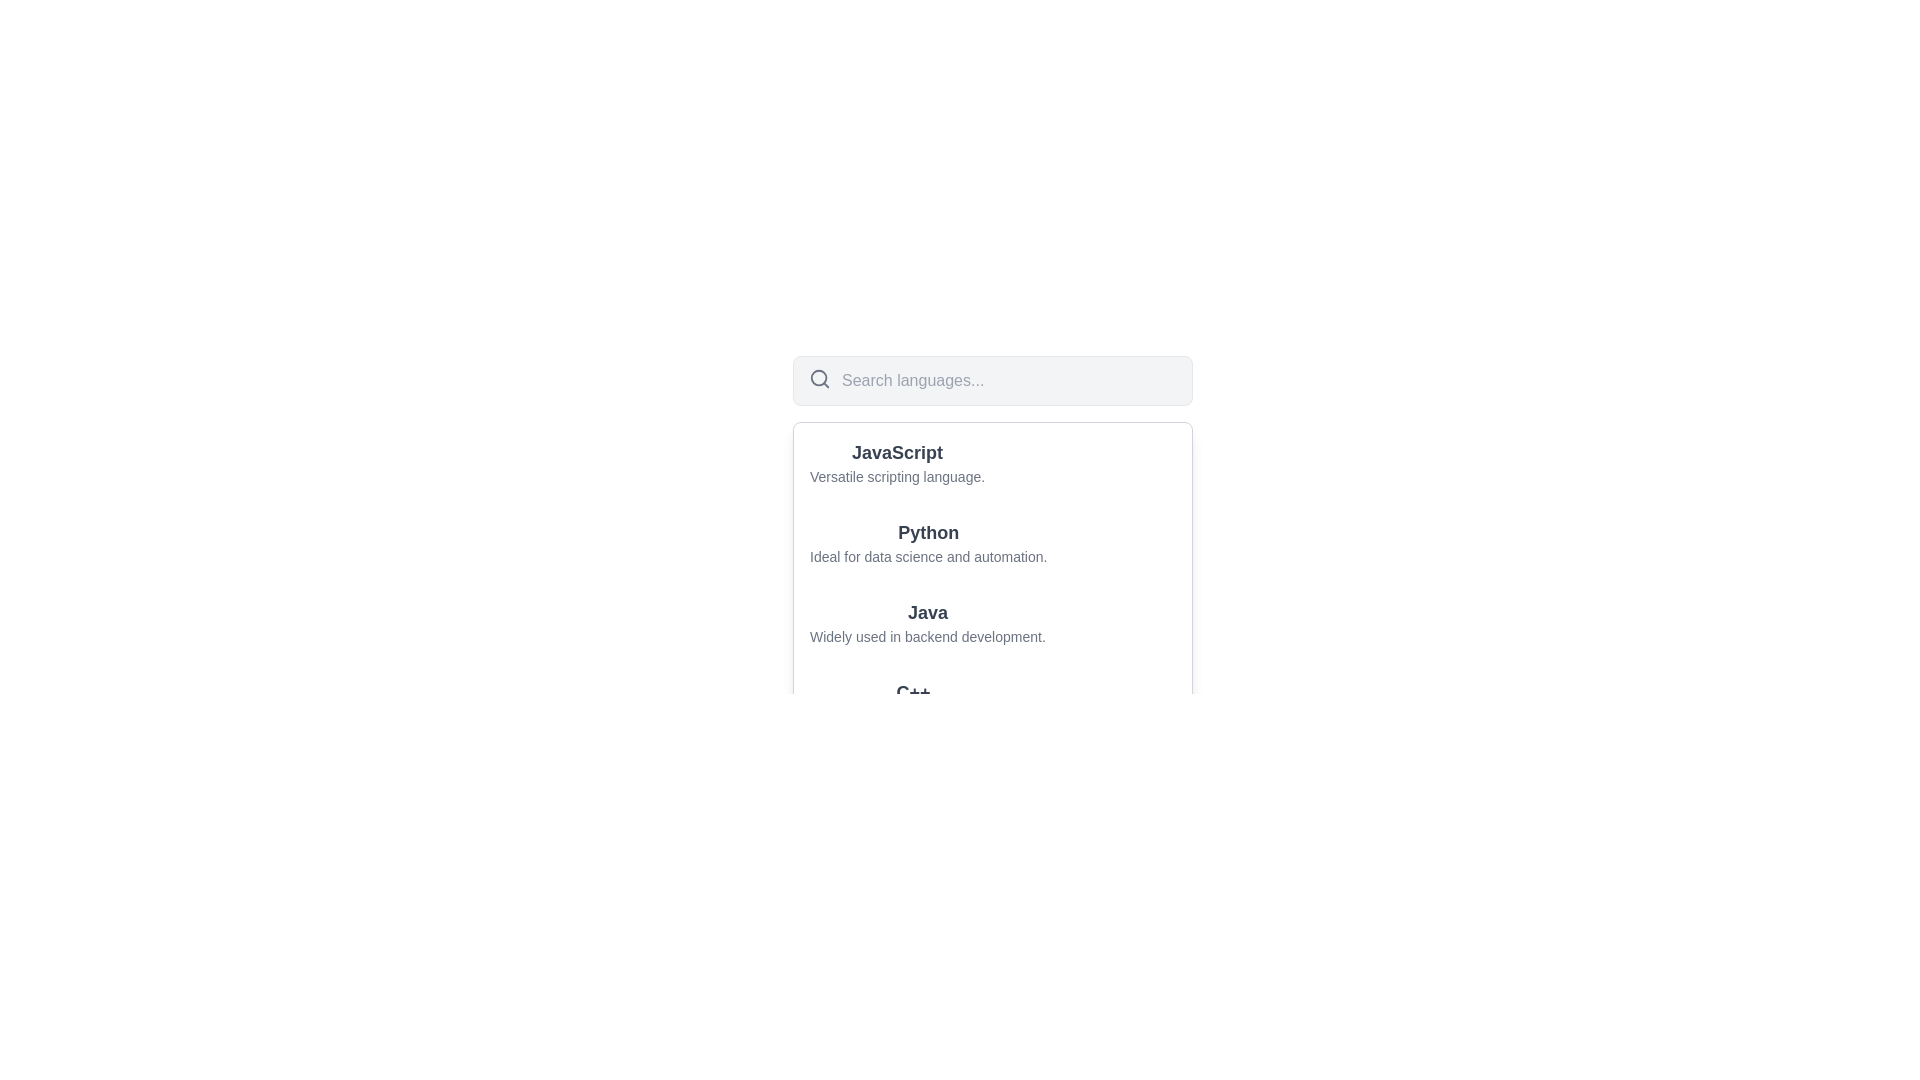 The width and height of the screenshot is (1920, 1080). Describe the element at coordinates (993, 622) in the screenshot. I see `the details of the static text label displaying 'Java' and its description related to backend development, which is the third item in a vertically stacked list of programming languages` at that location.